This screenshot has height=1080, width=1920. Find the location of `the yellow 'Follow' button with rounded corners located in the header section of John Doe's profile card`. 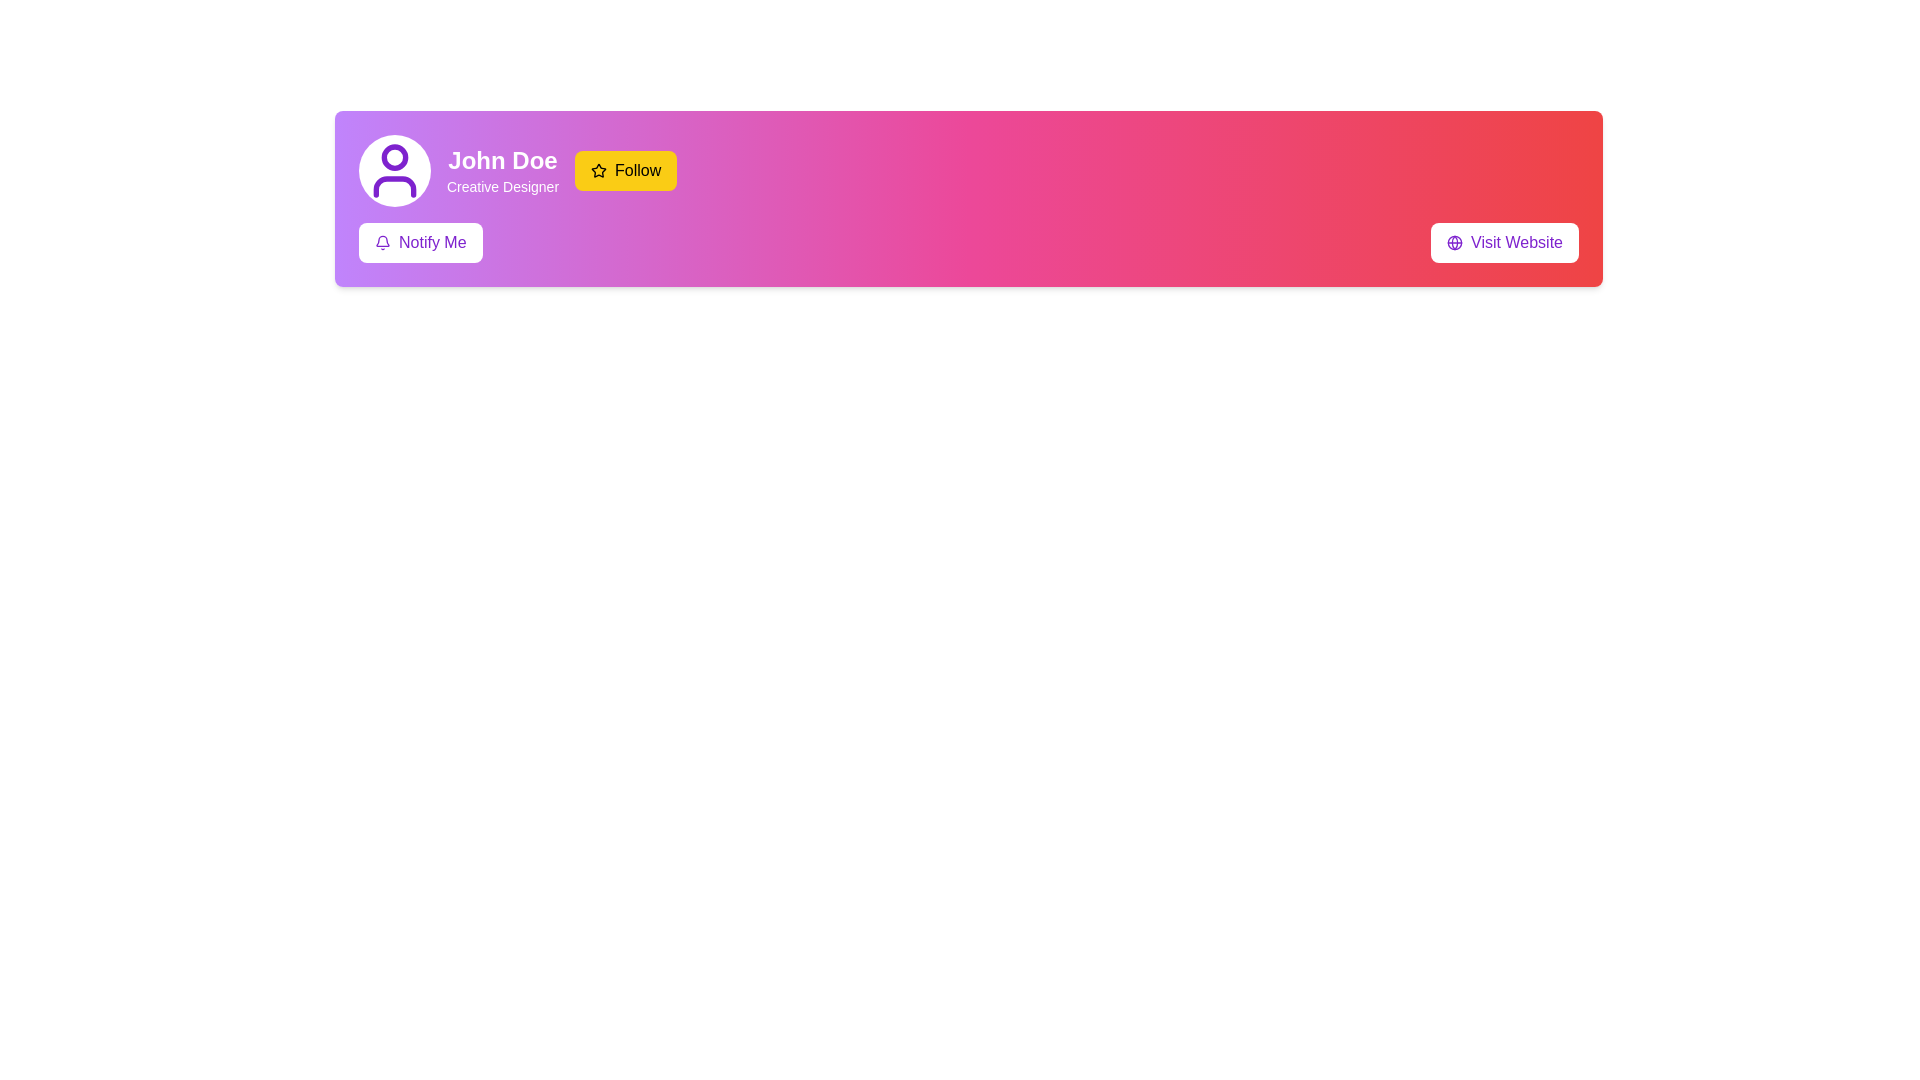

the yellow 'Follow' button with rounded corners located in the header section of John Doe's profile card is located at coordinates (625, 169).